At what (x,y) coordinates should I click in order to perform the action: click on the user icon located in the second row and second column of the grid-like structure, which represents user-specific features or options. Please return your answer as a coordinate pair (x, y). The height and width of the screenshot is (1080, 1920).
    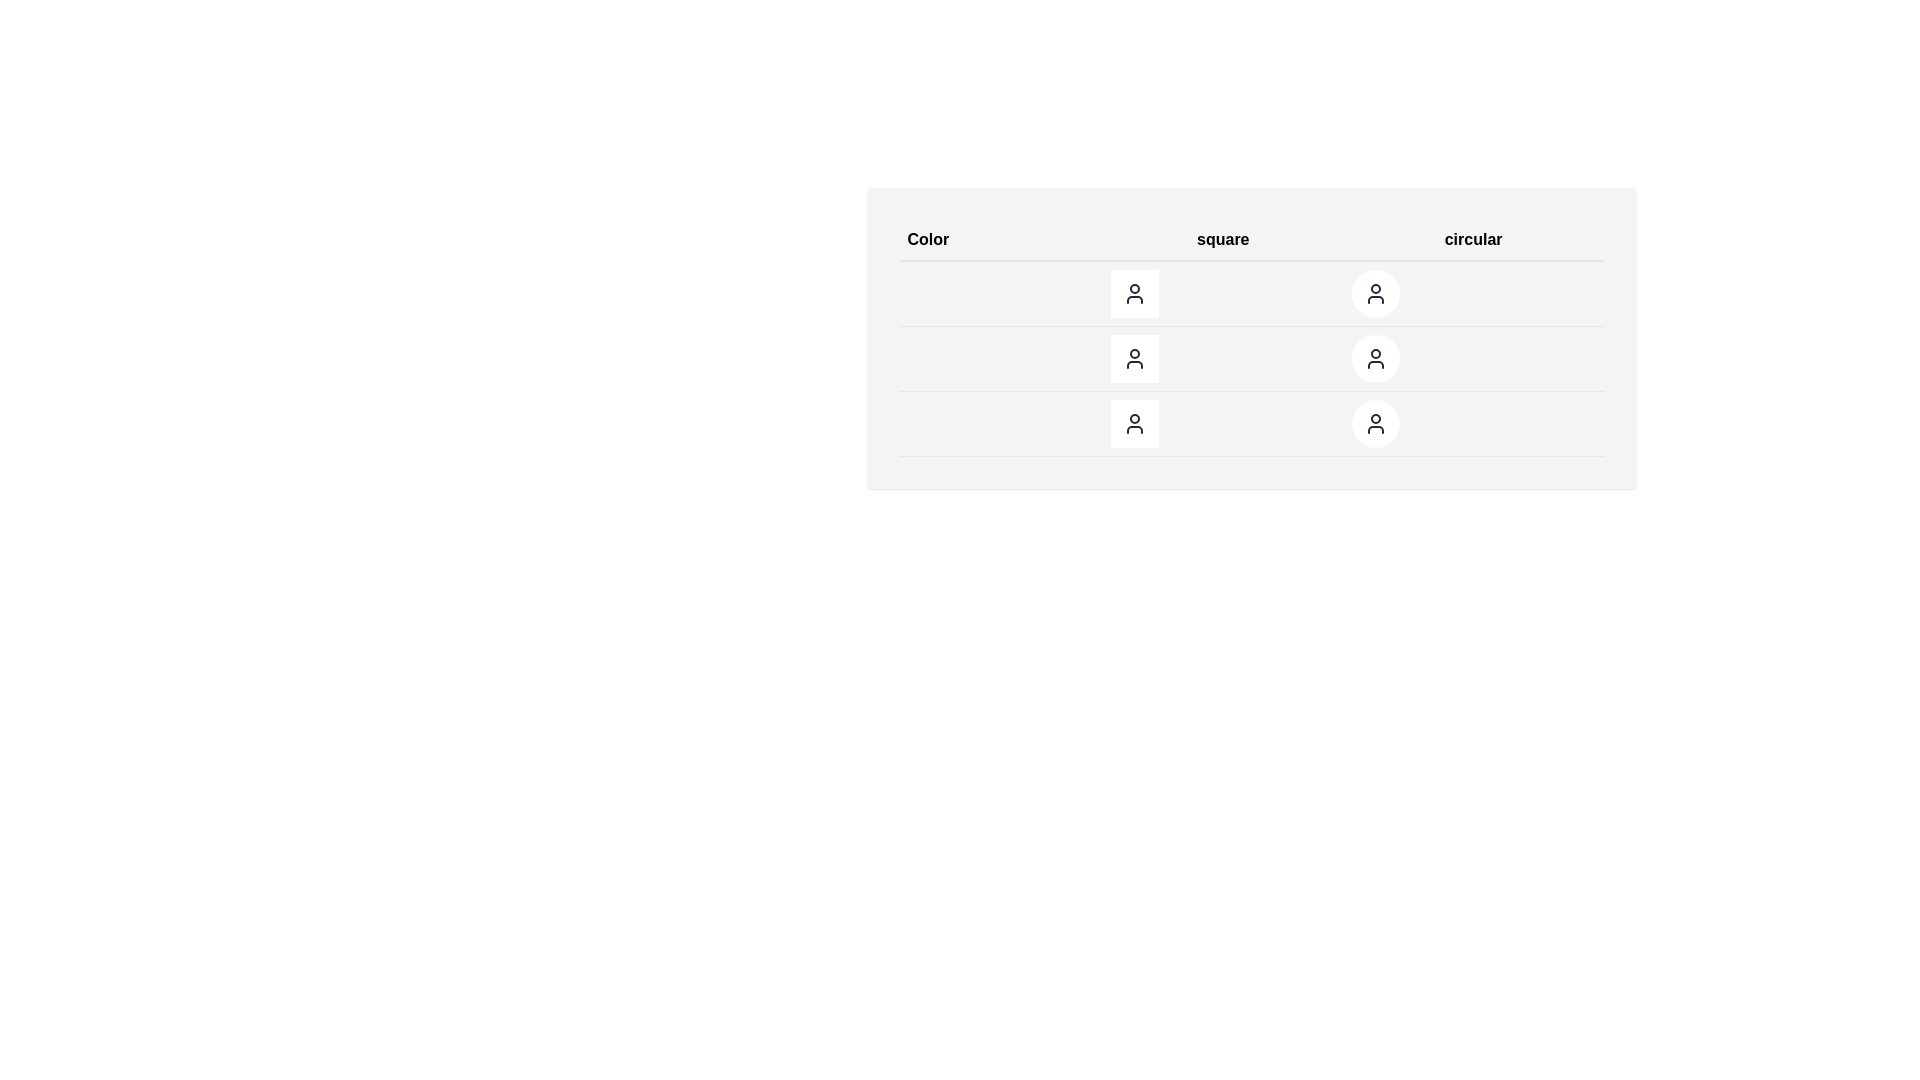
    Looking at the image, I should click on (1134, 357).